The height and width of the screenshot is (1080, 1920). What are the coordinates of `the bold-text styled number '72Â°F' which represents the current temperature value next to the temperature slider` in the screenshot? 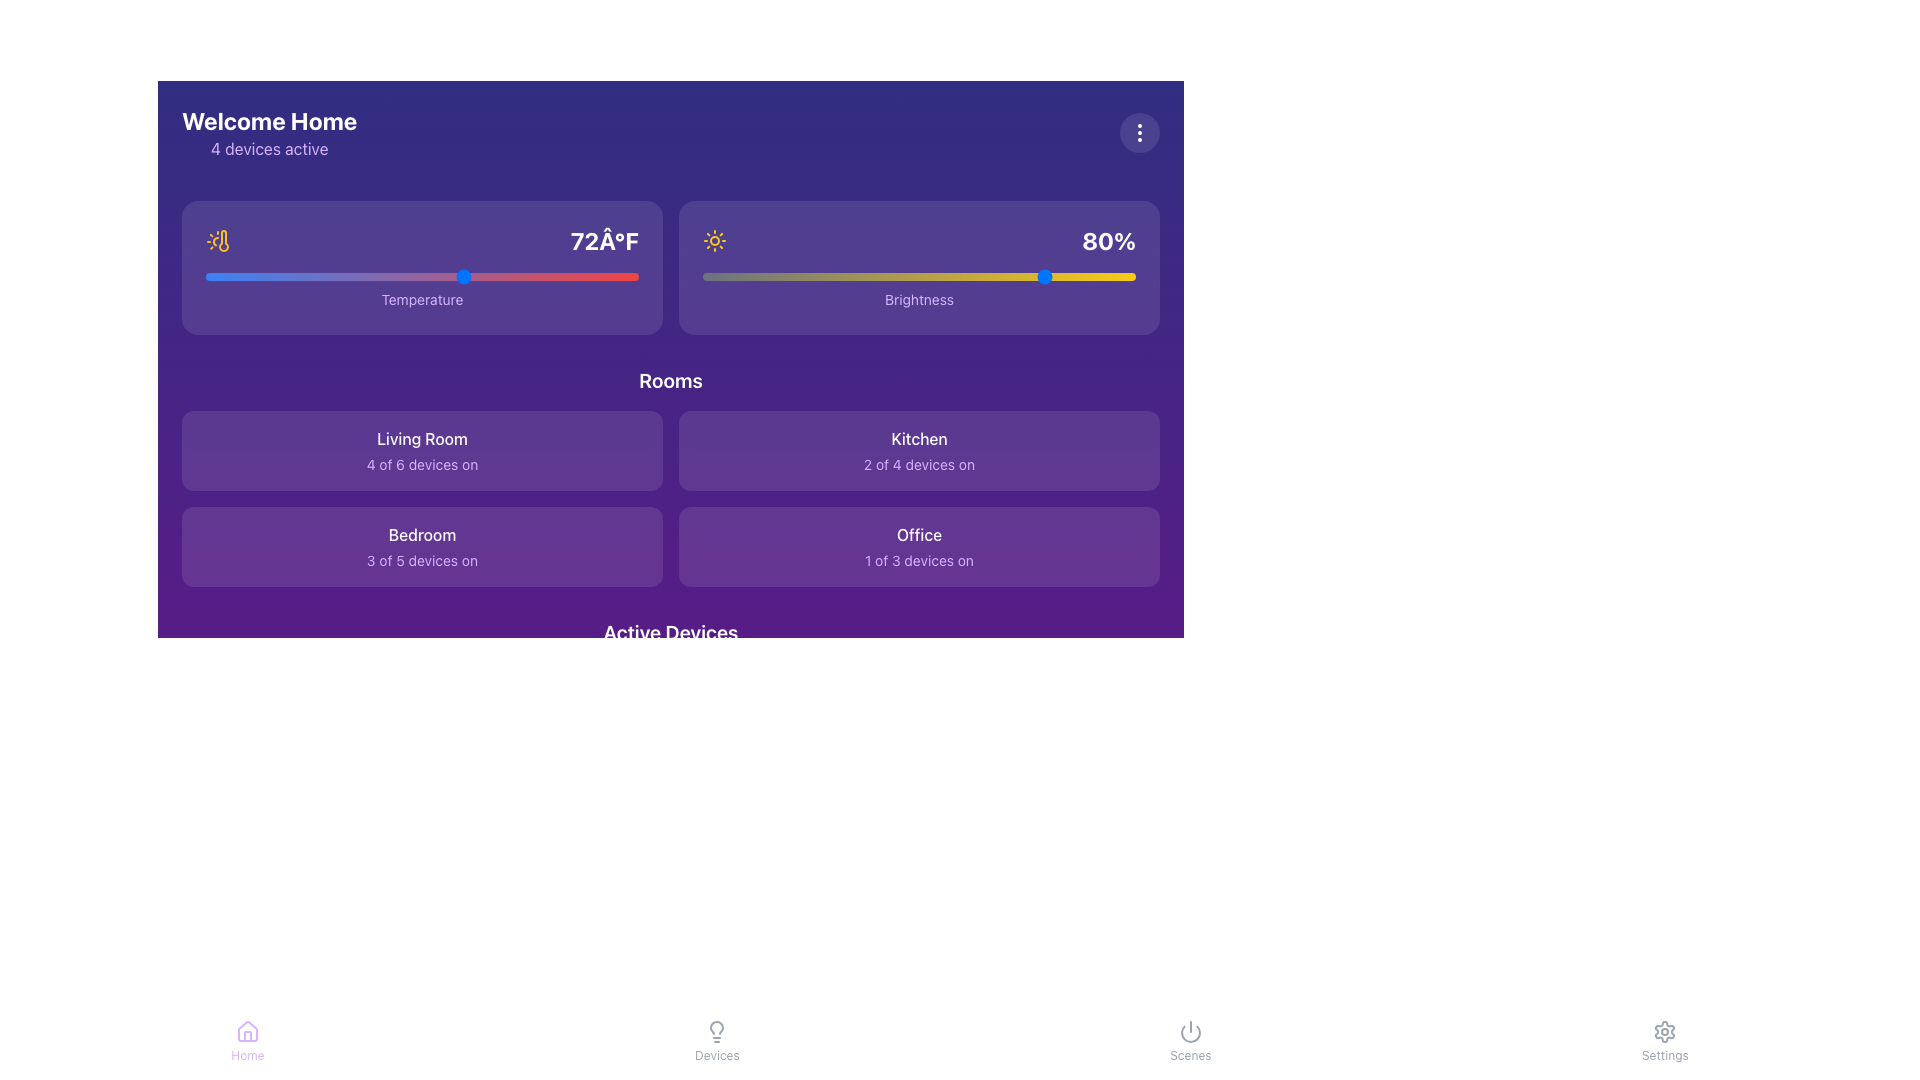 It's located at (603, 239).